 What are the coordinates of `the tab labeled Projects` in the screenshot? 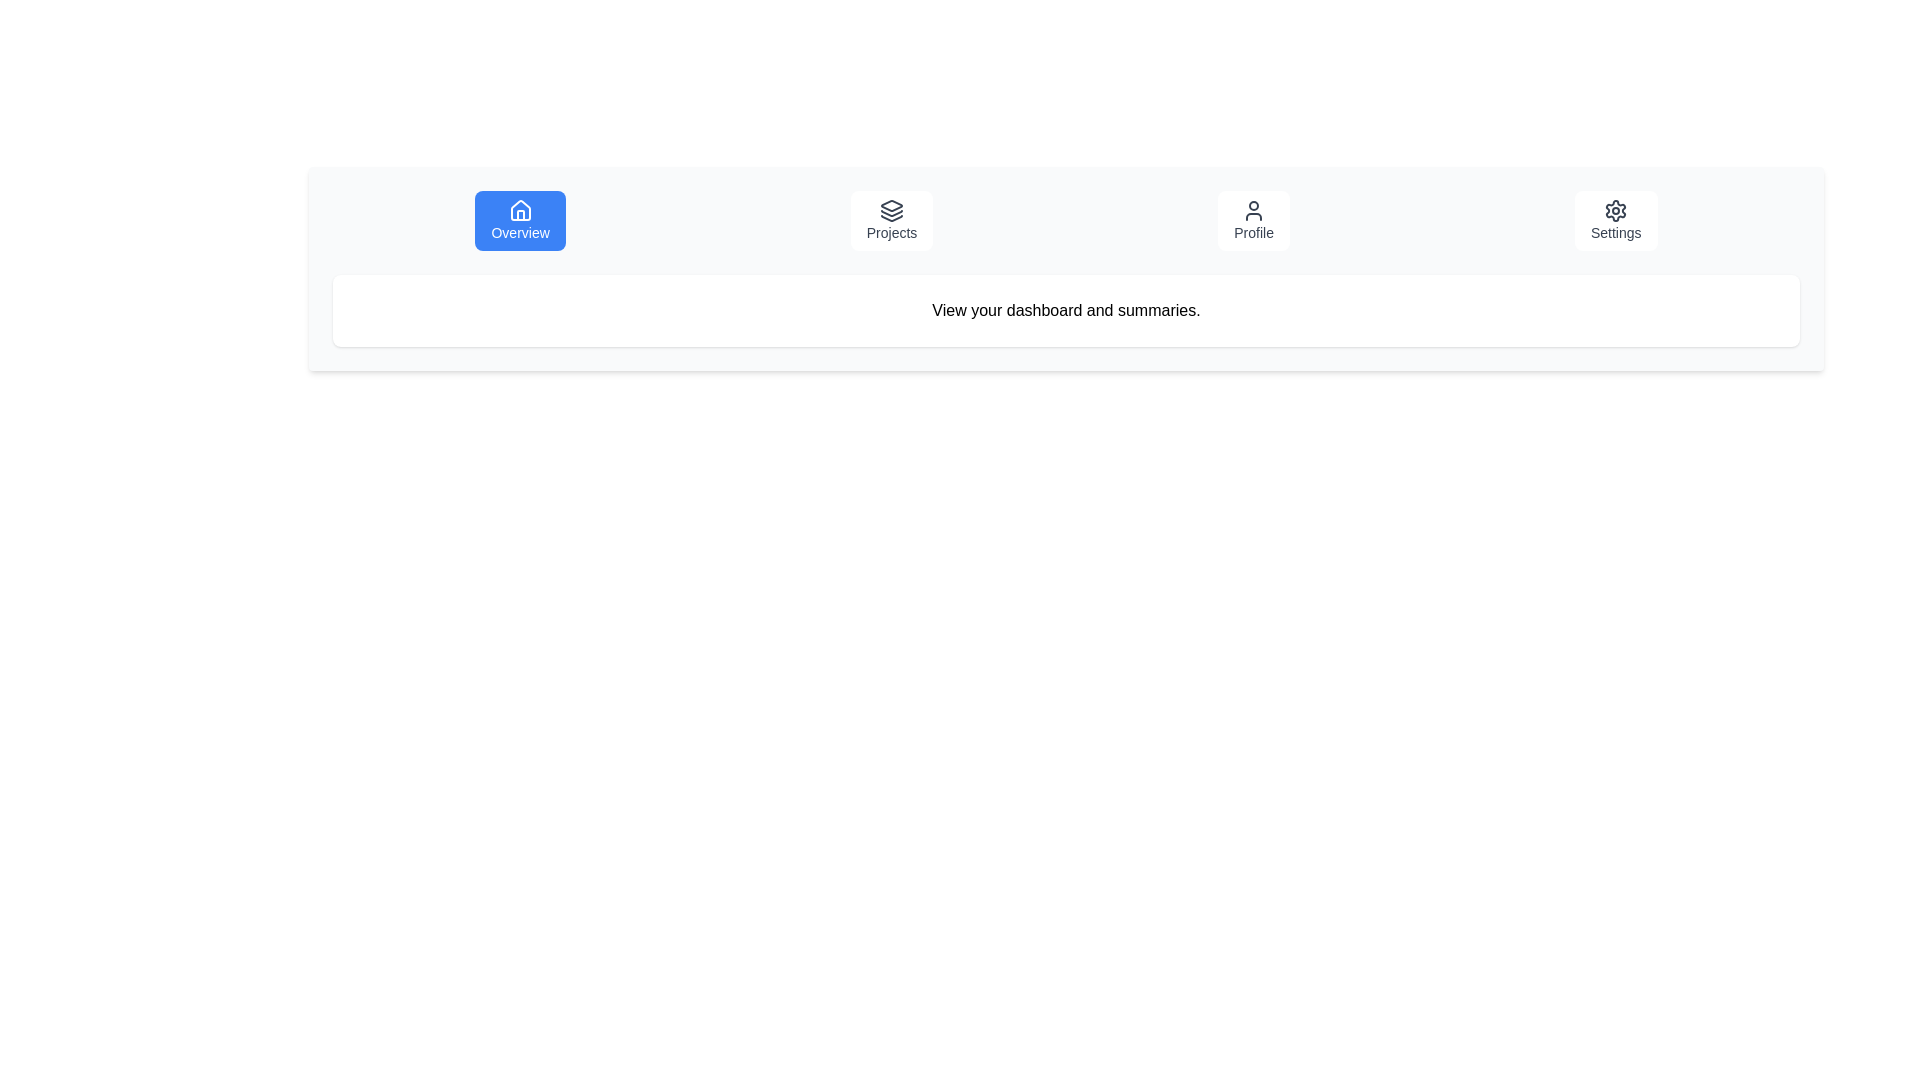 It's located at (891, 220).